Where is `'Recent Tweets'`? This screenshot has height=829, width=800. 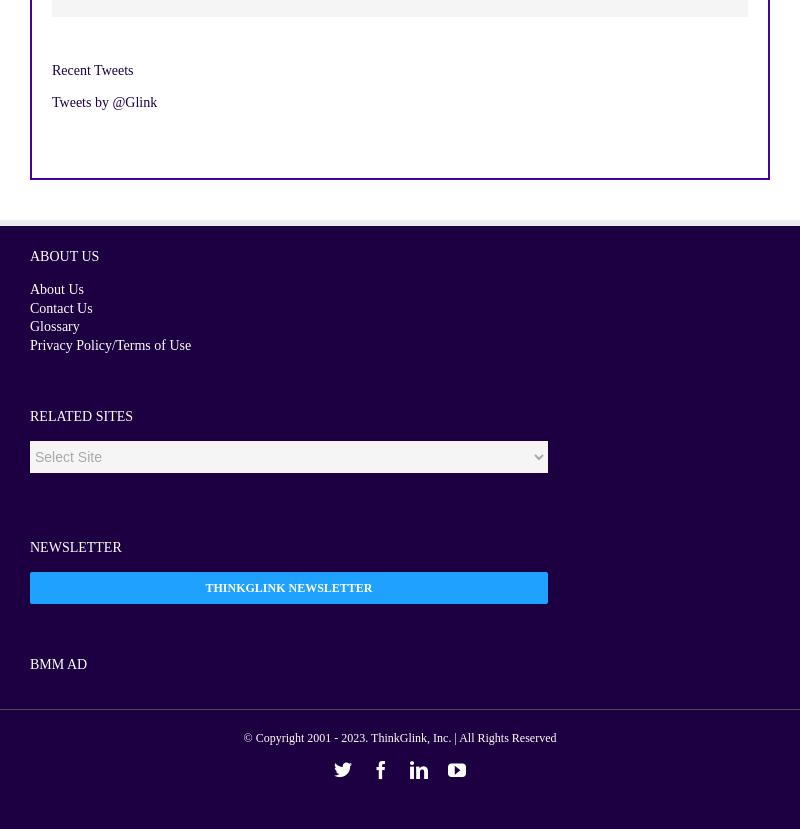
'Recent Tweets' is located at coordinates (92, 69).